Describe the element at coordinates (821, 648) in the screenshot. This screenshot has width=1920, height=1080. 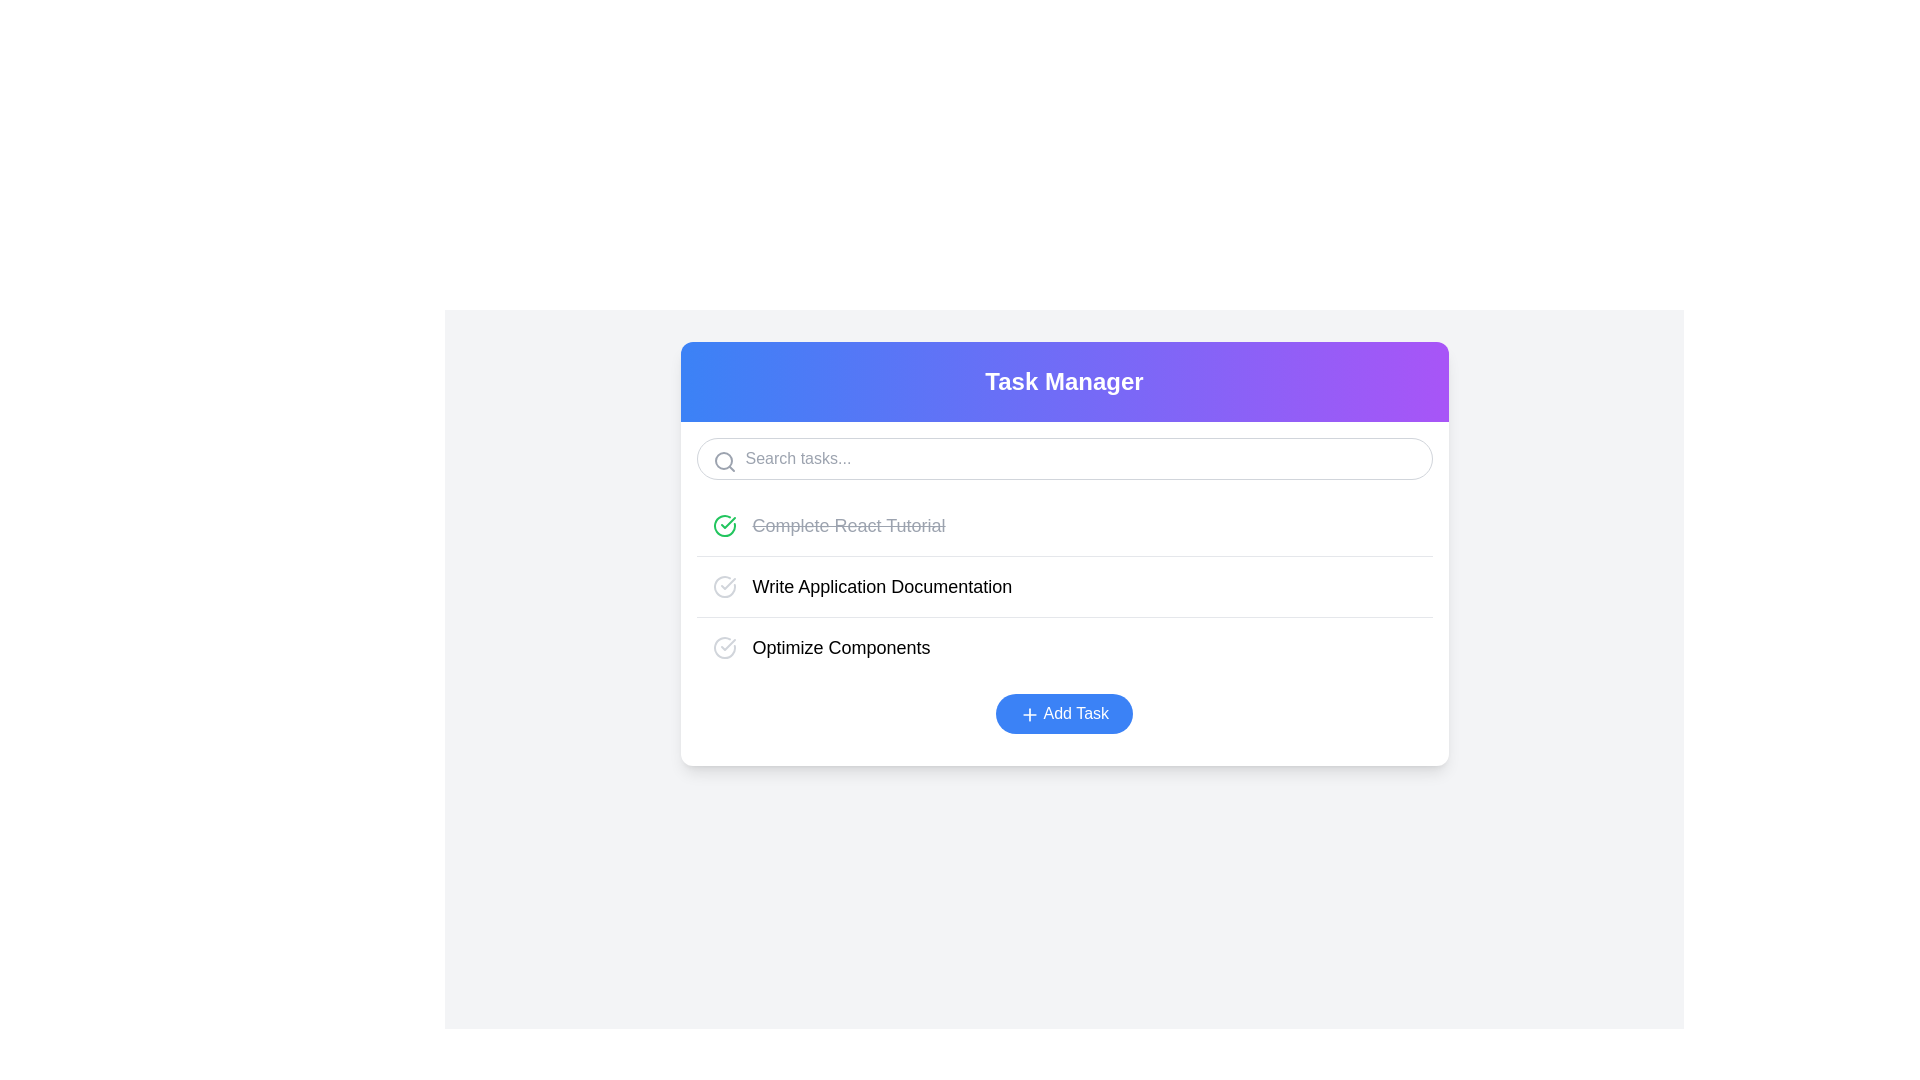
I see `the 'Optimize Components' task item` at that location.